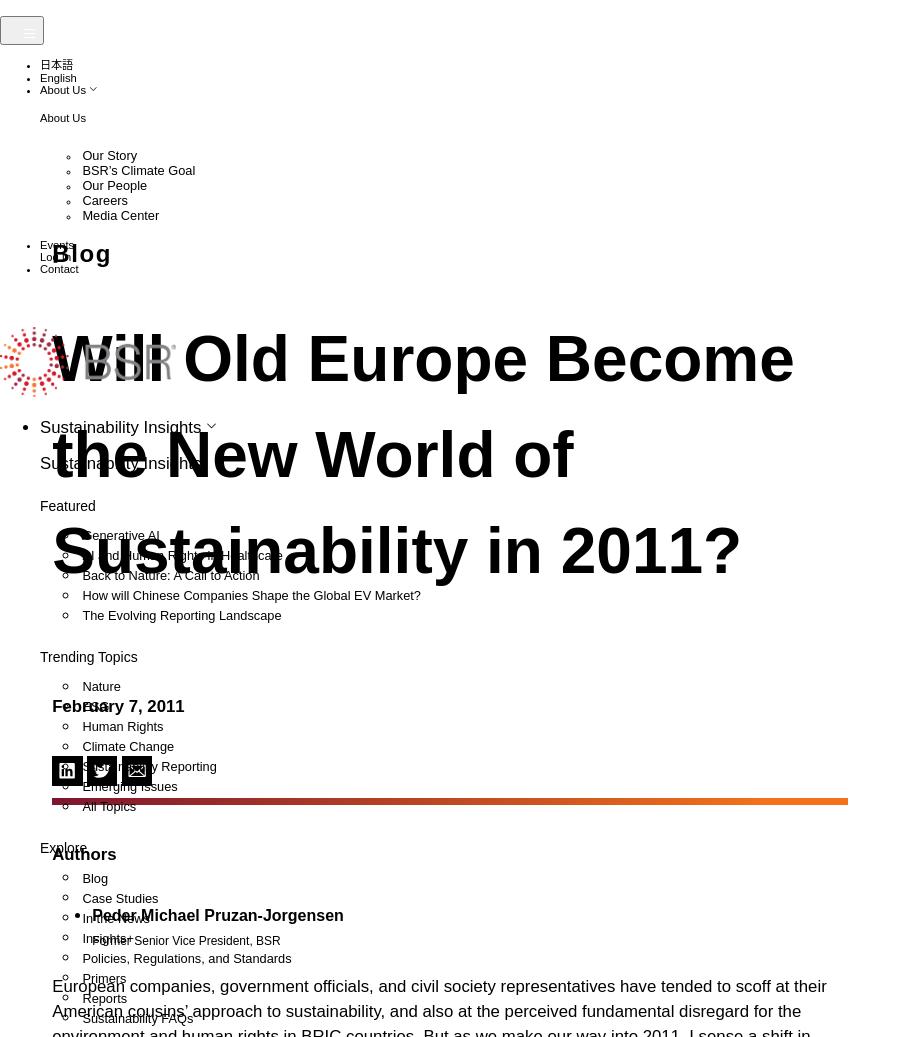  What do you see at coordinates (105, 595) in the screenshot?
I see `'Tokyo'` at bounding box center [105, 595].